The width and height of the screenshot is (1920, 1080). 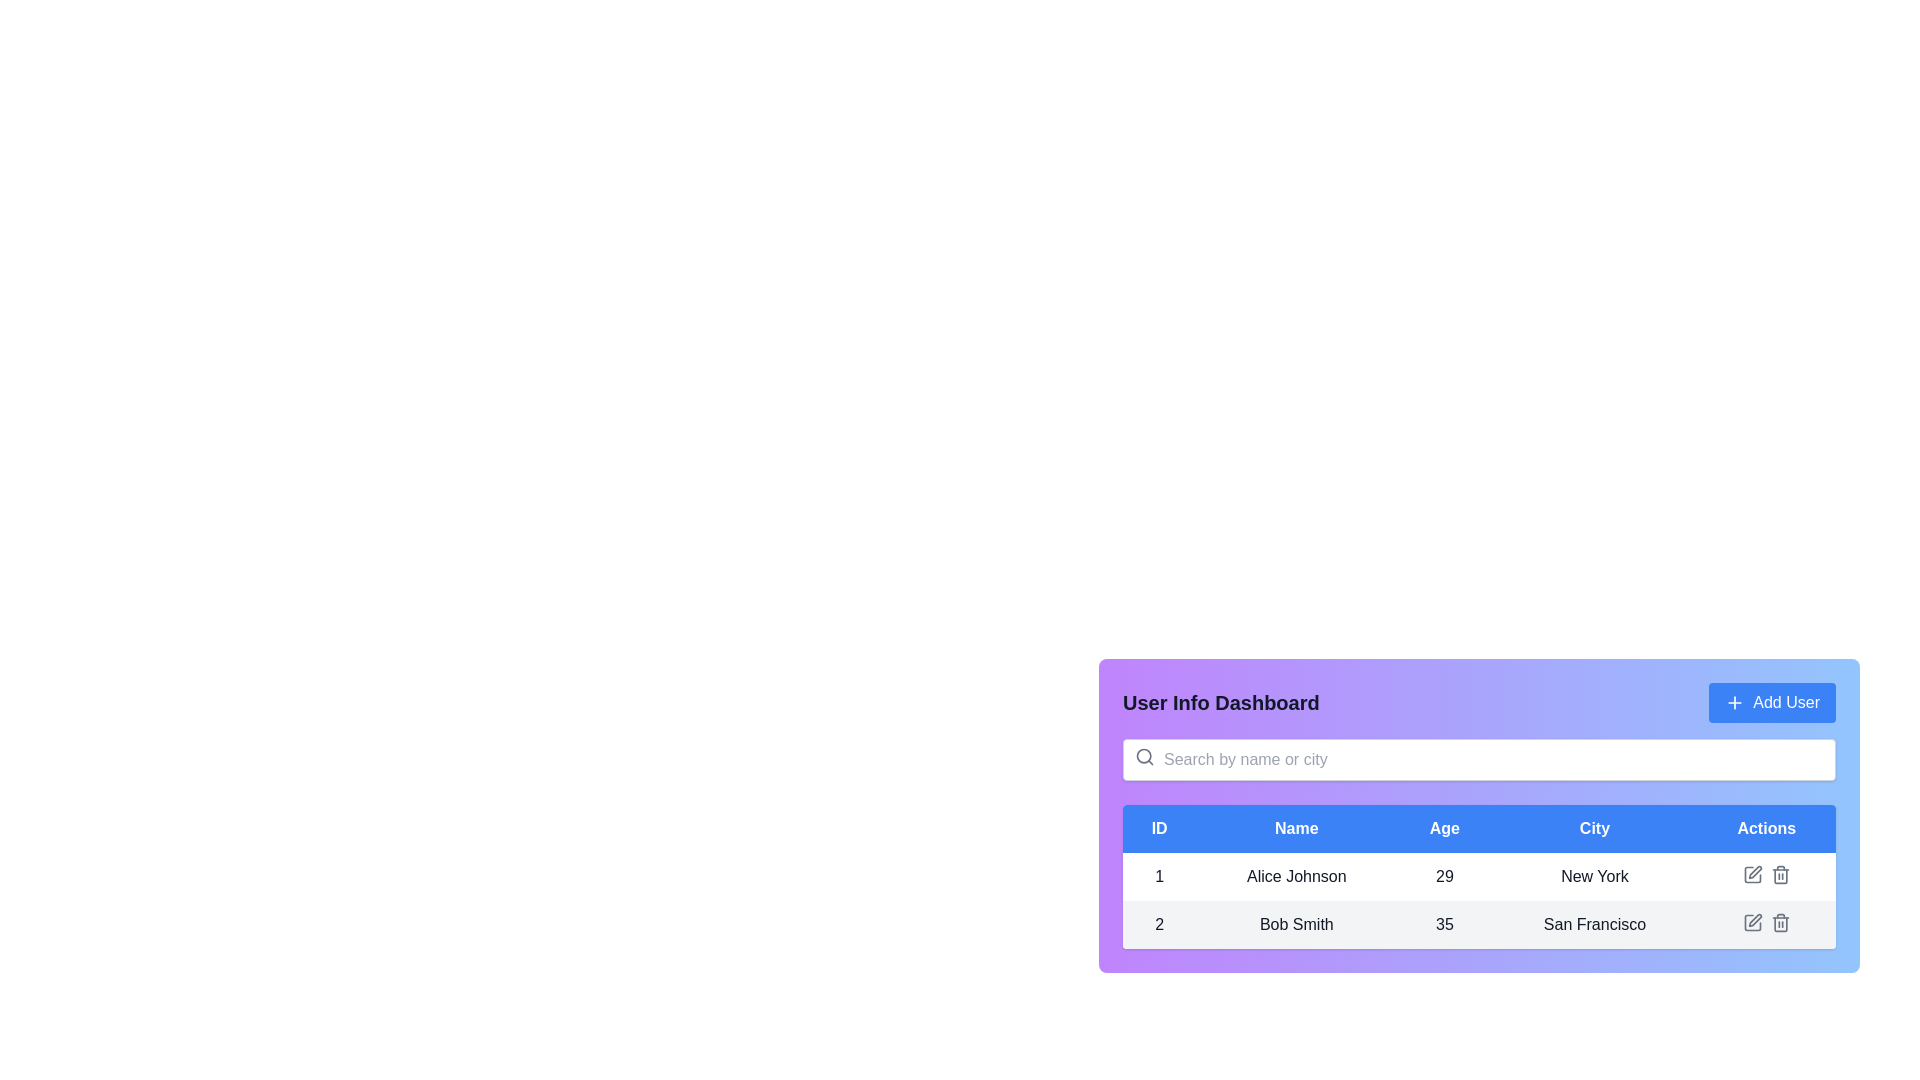 I want to click on the text element displaying the number '29', which is located in the third column under the header 'Age' and corresponds to the user 'Alice Johnson', so click(x=1444, y=875).